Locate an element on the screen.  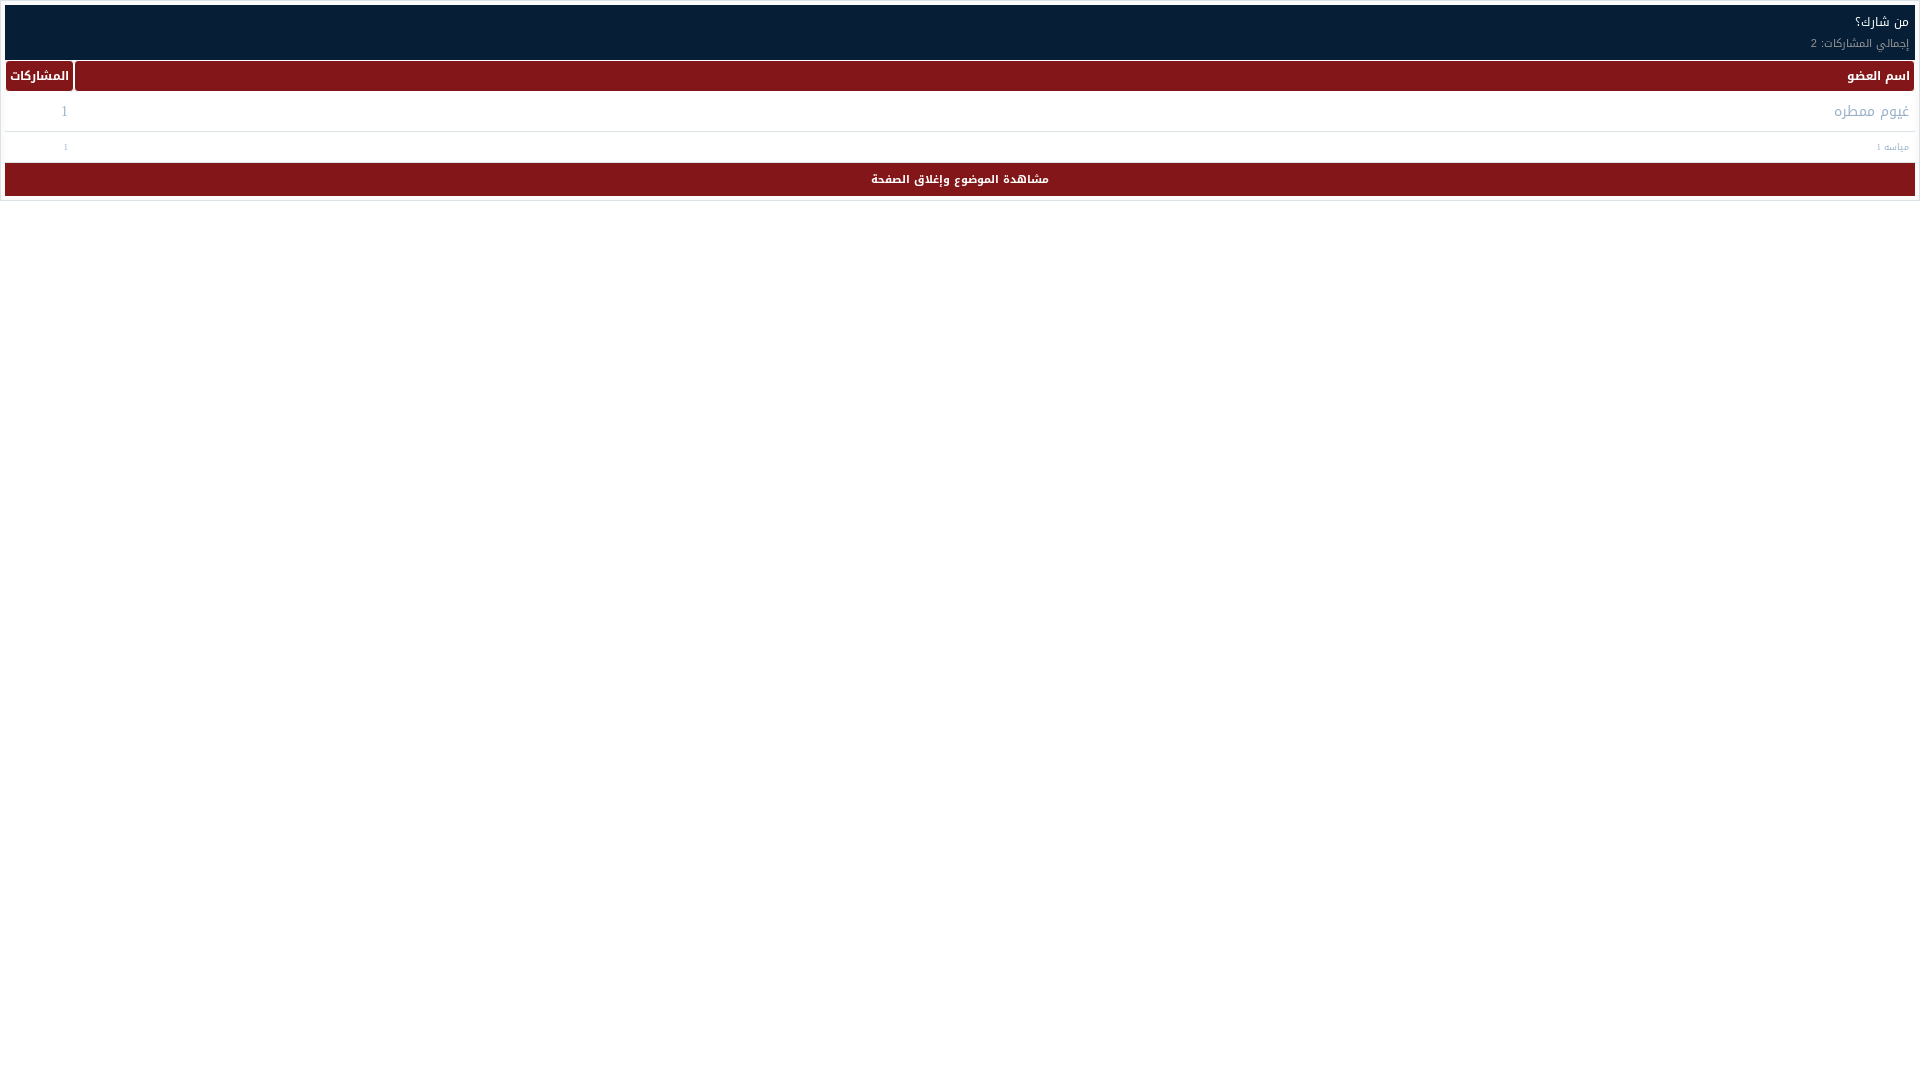
'1' is located at coordinates (66, 145).